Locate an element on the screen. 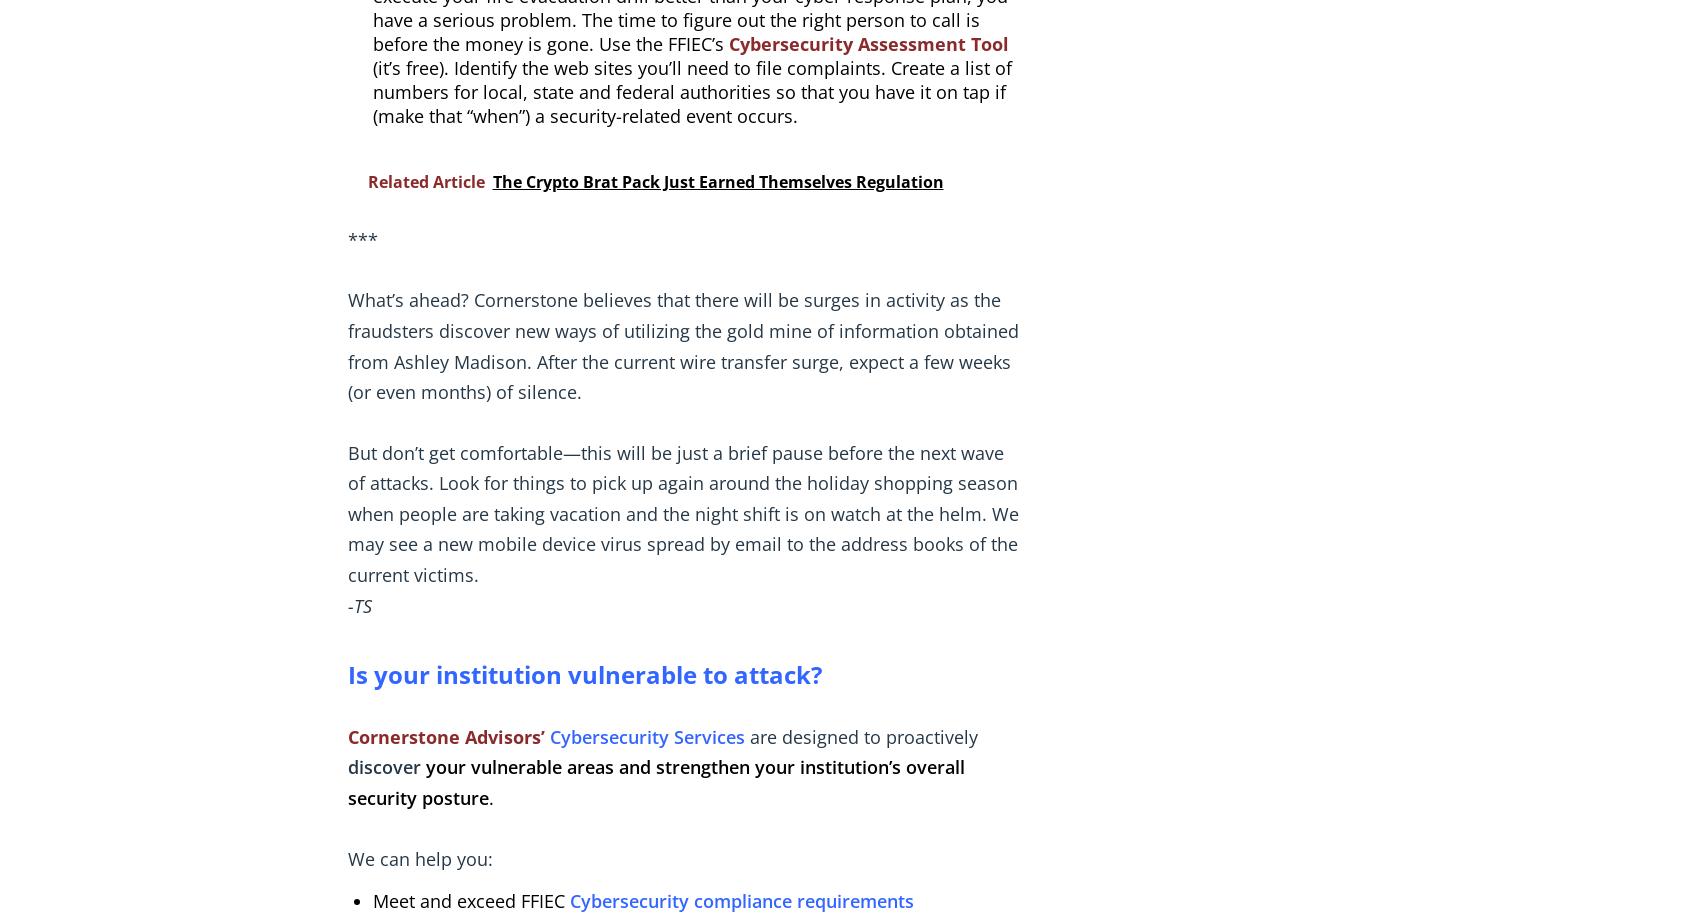 This screenshot has width=1695, height=919. 'discover' is located at coordinates (345, 766).